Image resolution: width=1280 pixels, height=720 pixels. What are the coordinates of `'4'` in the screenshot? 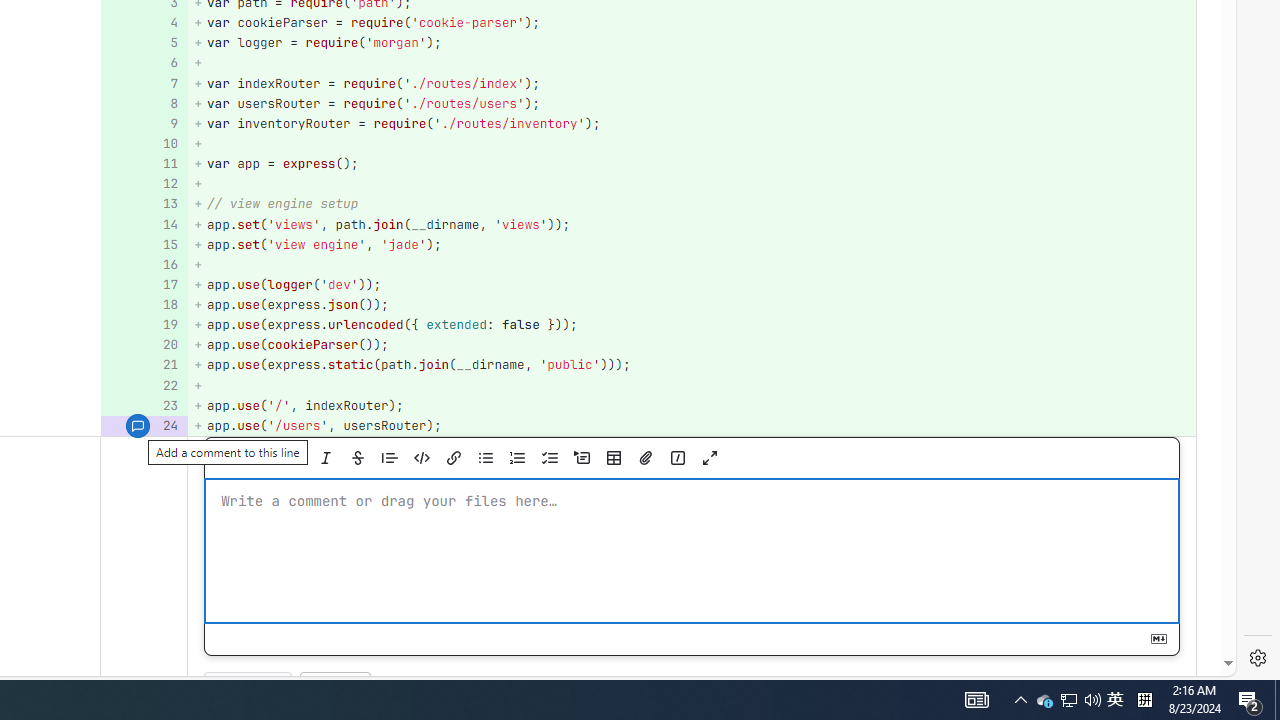 It's located at (141, 23).